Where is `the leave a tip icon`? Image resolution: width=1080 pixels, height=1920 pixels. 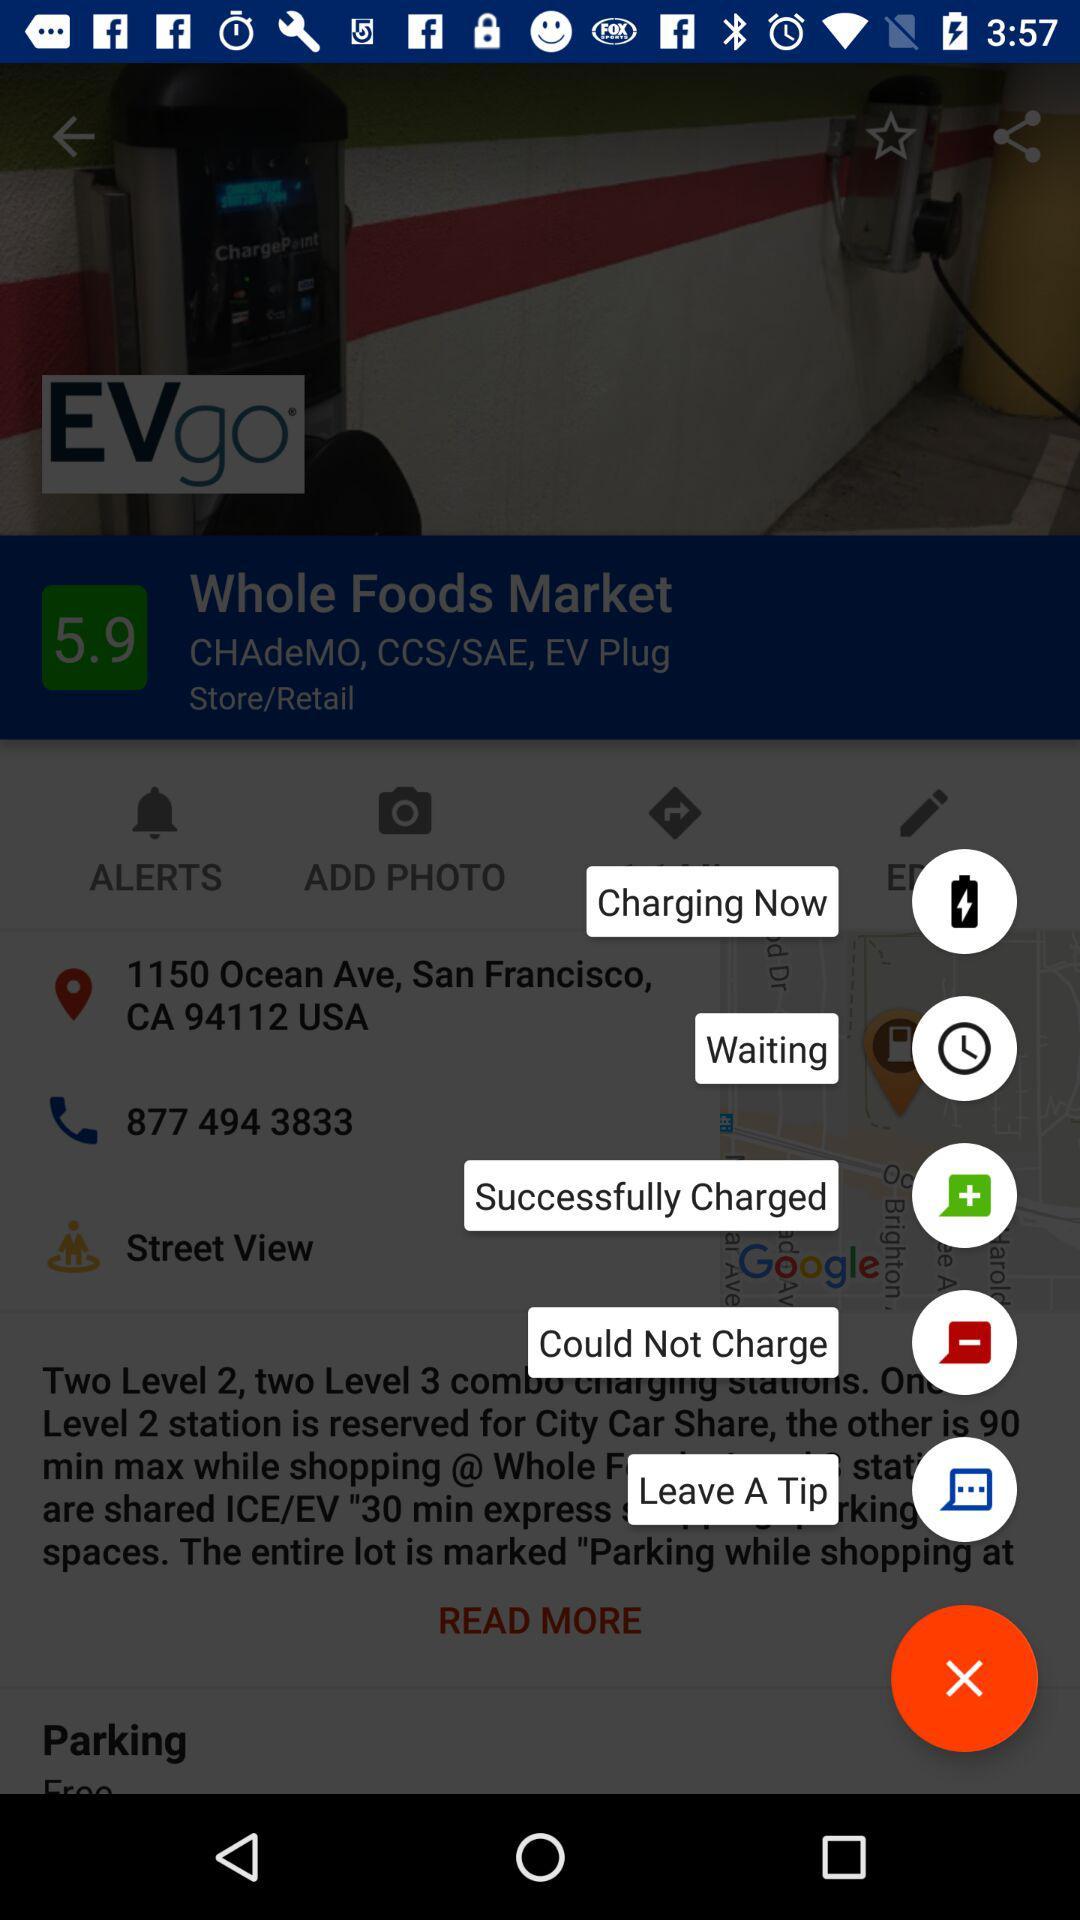 the leave a tip icon is located at coordinates (733, 1489).